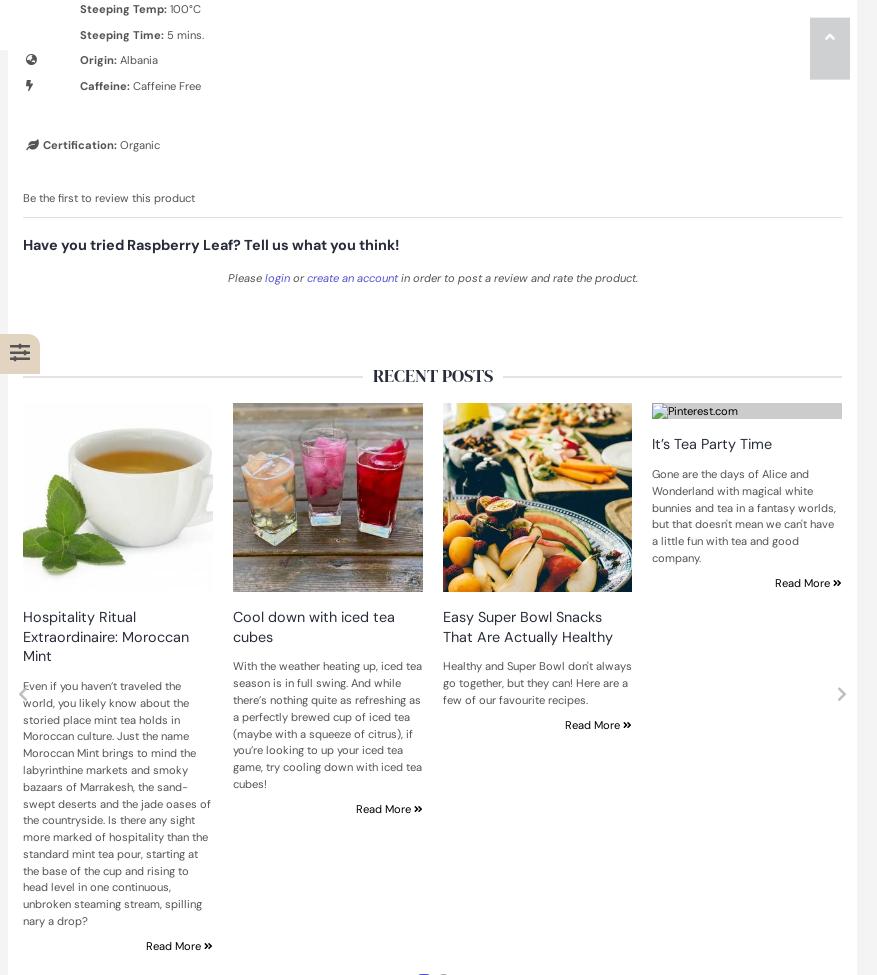 This screenshot has height=975, width=877. Describe the element at coordinates (105, 636) in the screenshot. I see `'Hospitality Ritual Extraordinaire: Moroccan Mint'` at that location.